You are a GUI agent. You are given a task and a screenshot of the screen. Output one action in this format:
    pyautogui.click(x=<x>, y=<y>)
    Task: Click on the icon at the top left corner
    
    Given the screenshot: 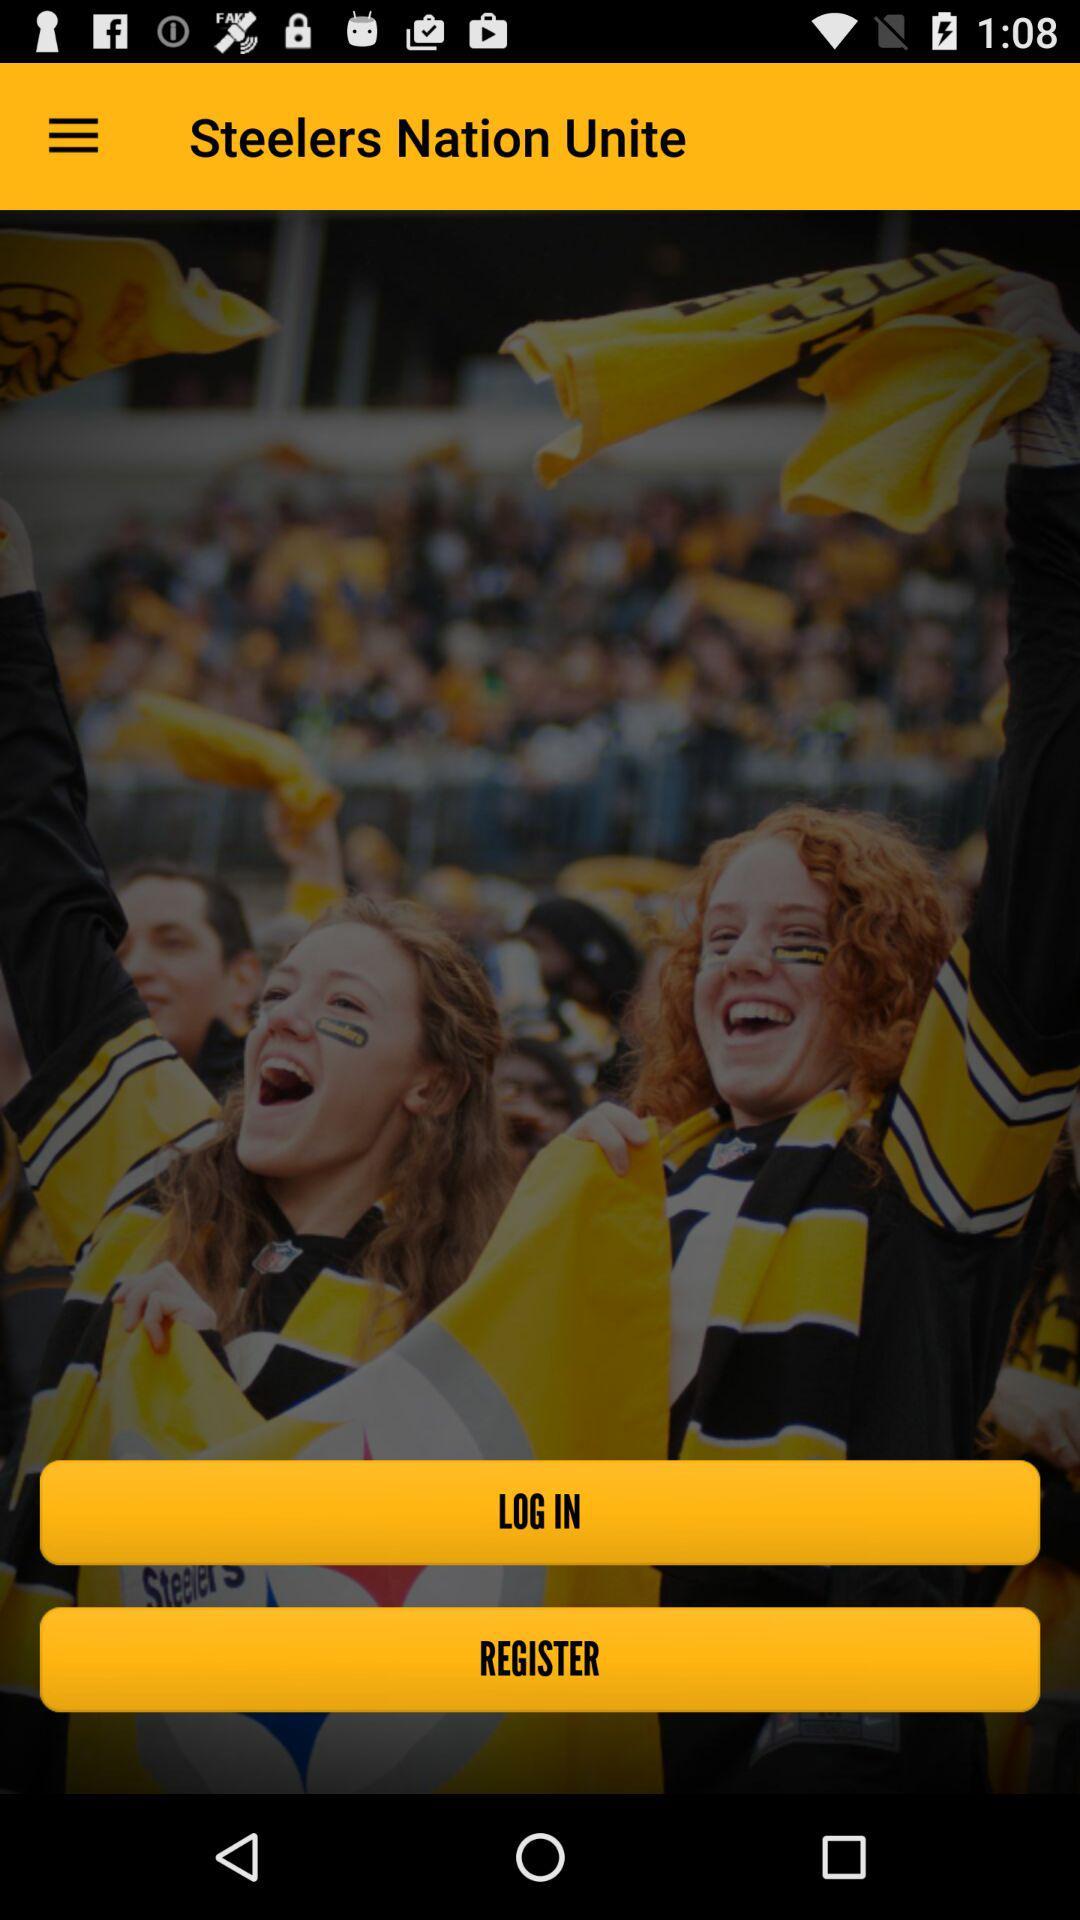 What is the action you would take?
    pyautogui.click(x=72, y=135)
    